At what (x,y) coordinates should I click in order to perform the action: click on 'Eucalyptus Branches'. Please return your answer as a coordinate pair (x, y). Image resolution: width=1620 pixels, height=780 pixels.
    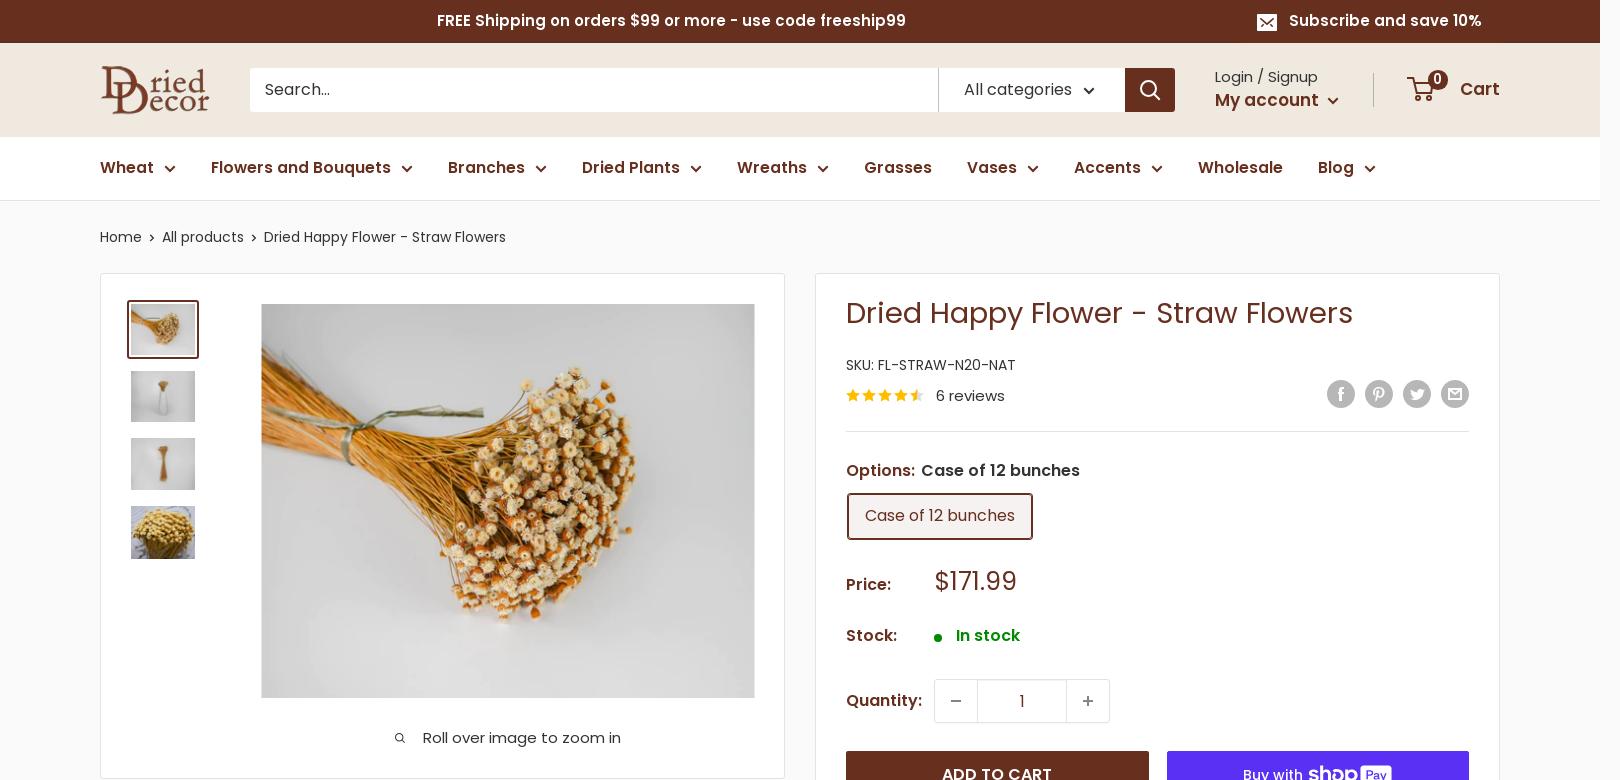
    Looking at the image, I should click on (588, 232).